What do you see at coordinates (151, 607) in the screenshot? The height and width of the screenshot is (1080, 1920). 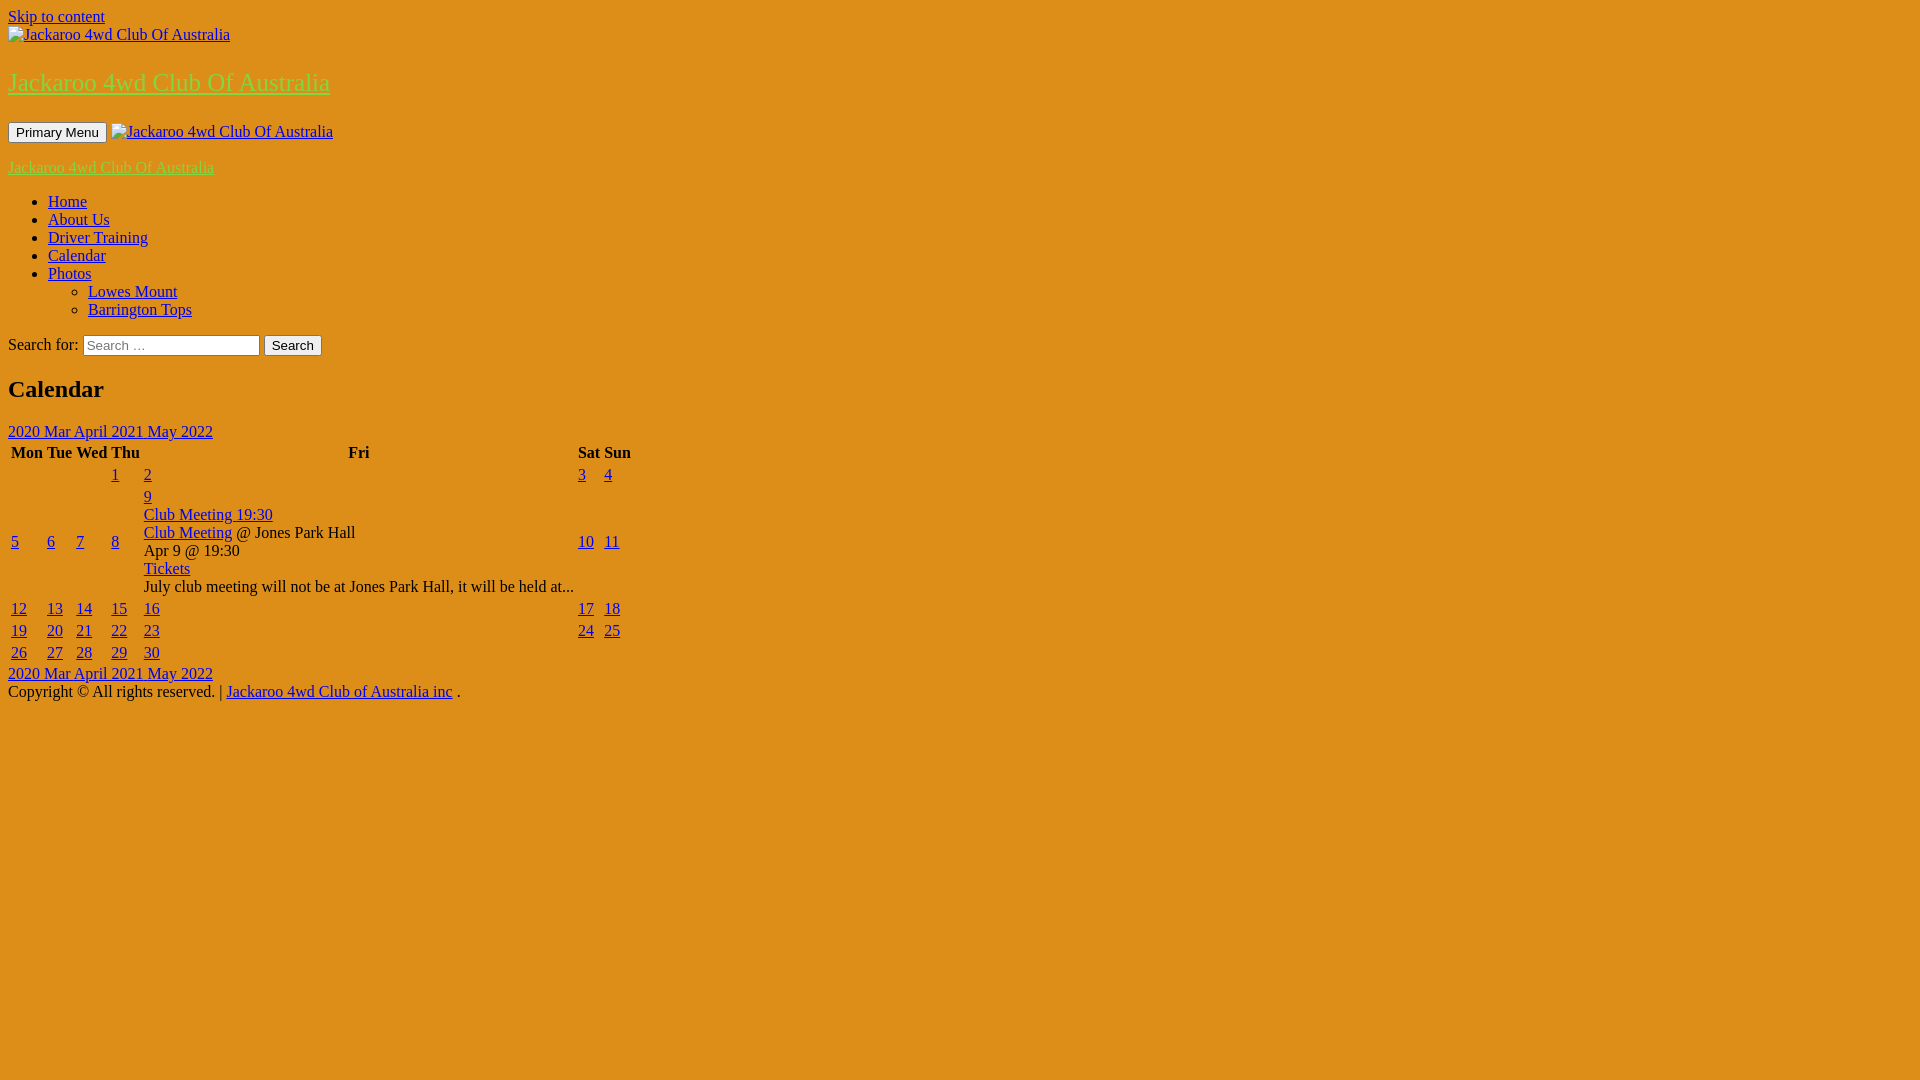 I see `'16'` at bounding box center [151, 607].